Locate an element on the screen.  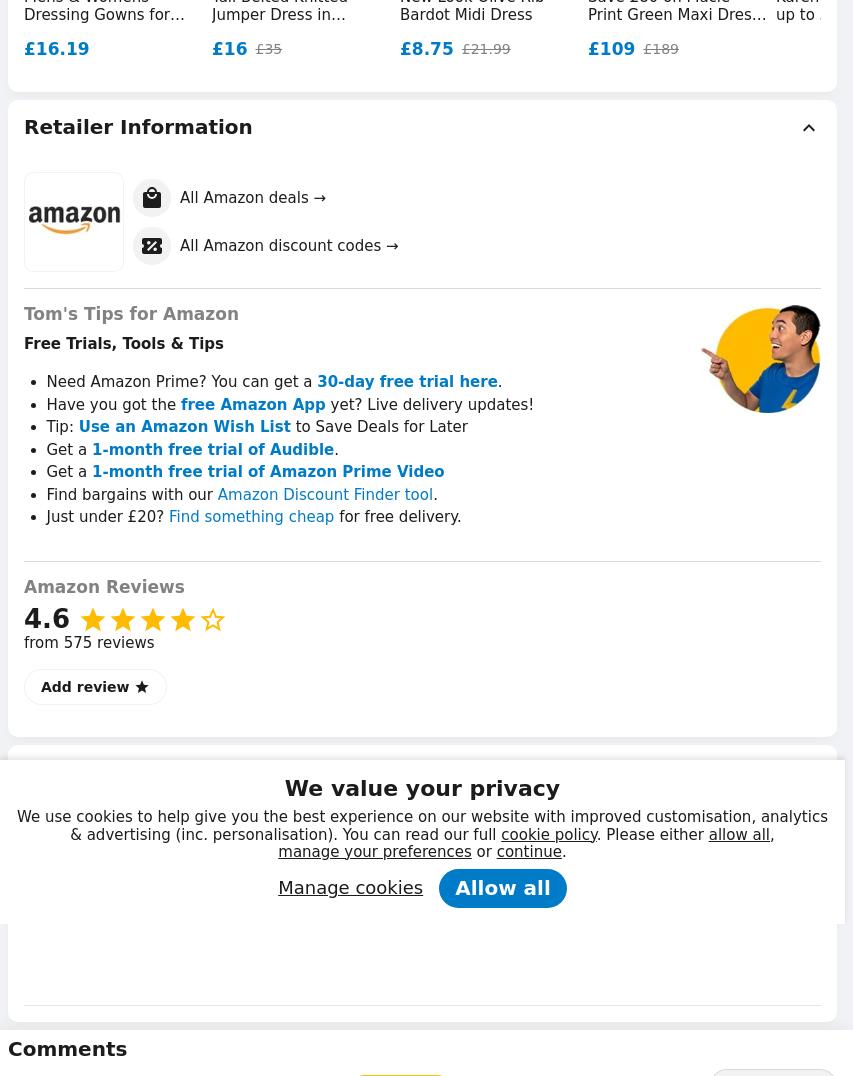
'Free Trials, Tools & Tips' is located at coordinates (123, 343).